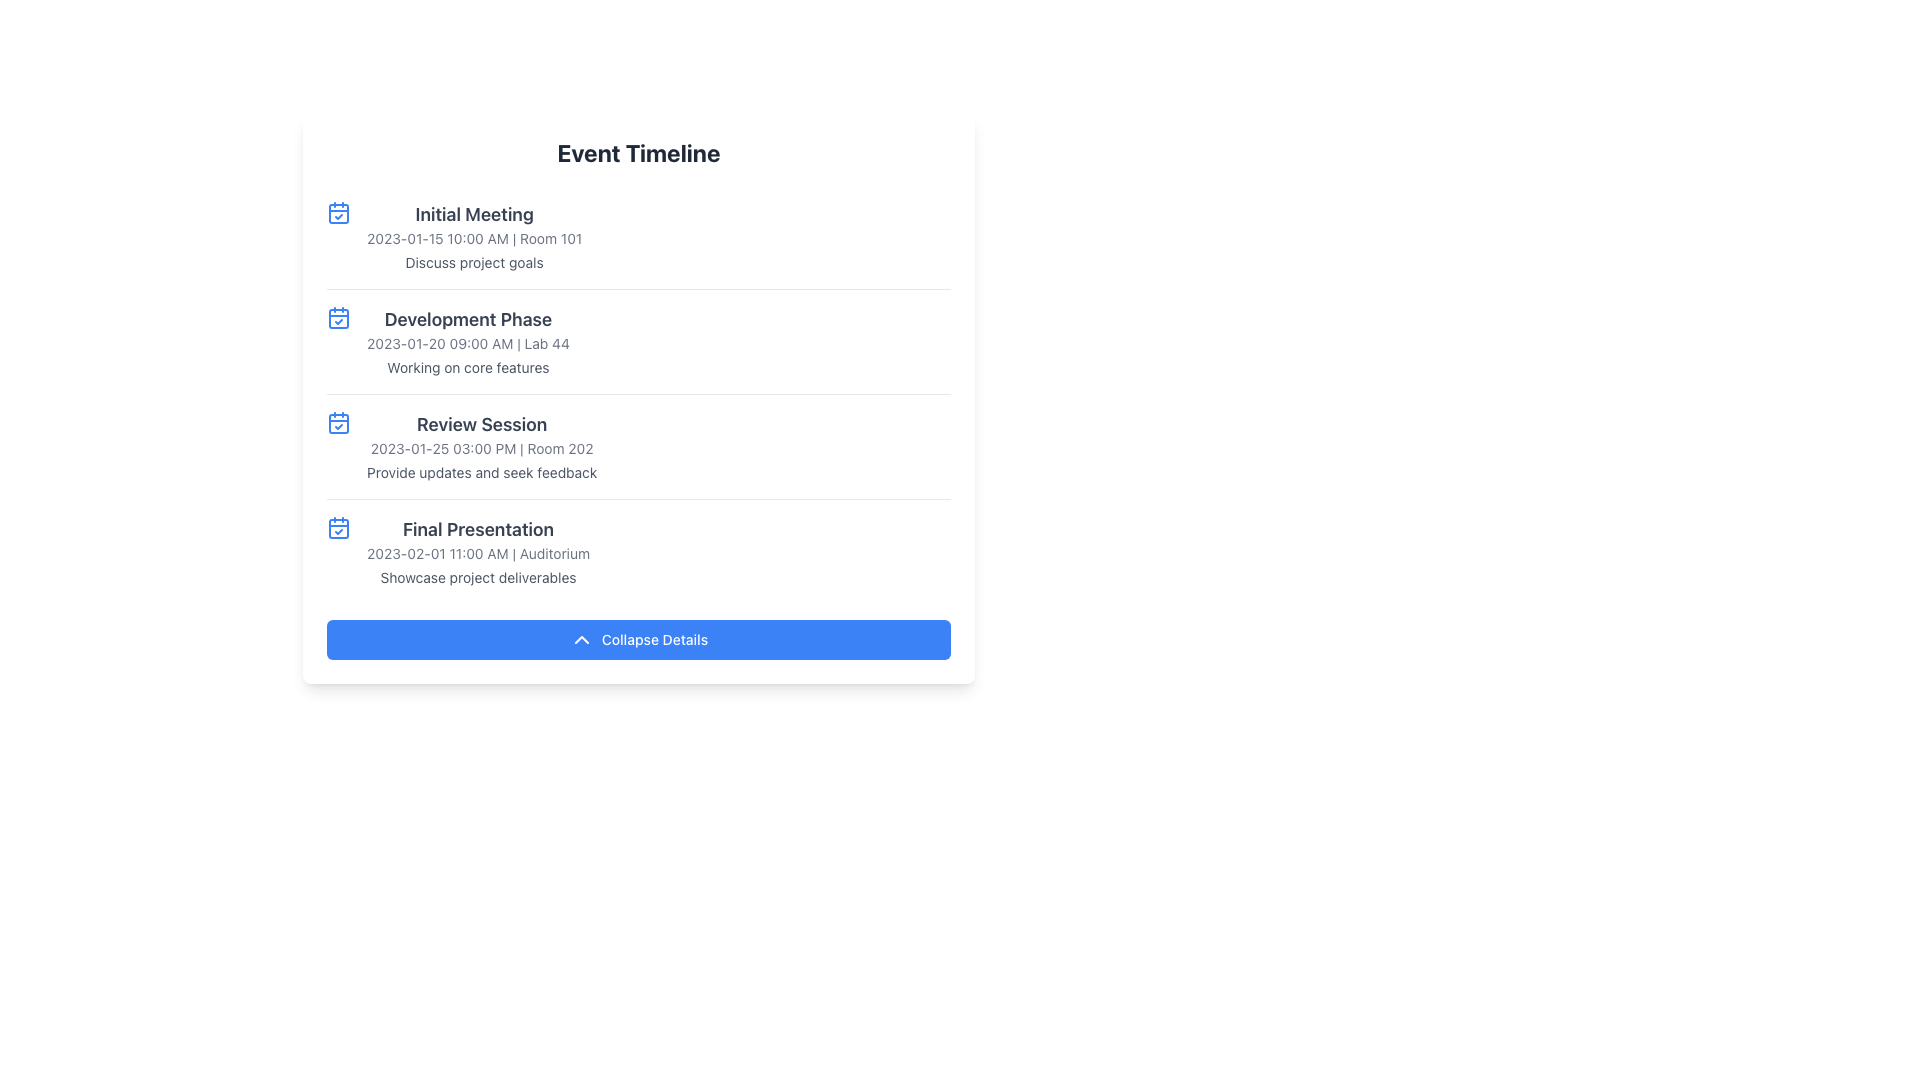 This screenshot has height=1080, width=1920. Describe the element at coordinates (339, 316) in the screenshot. I see `the calendar event icon located on the leftmost part of the 'Development Phase' section in the 'Event Timeline' list` at that location.